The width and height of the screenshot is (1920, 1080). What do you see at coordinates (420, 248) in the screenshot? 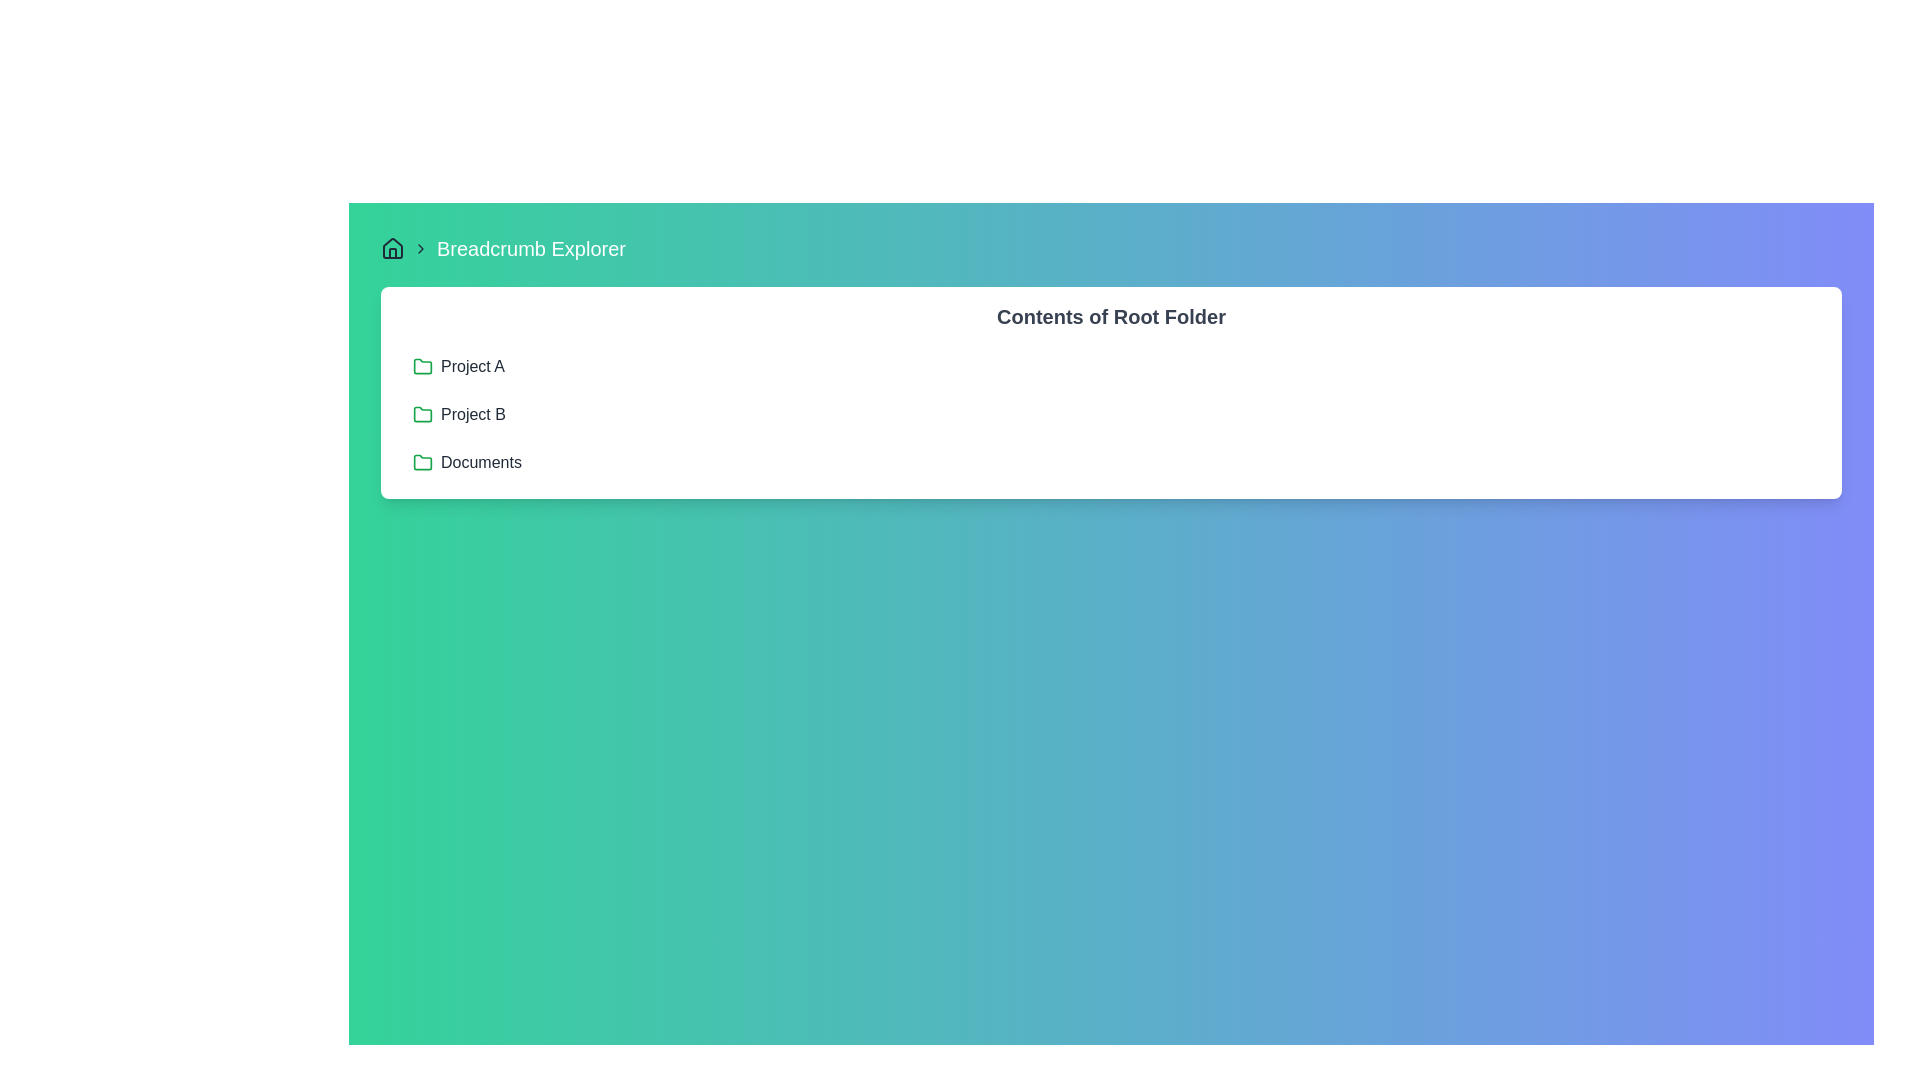
I see `the decorative chevron SVG icon in the breadcrumb navigation, which is located immediately to the right of the house icon and before the text 'Breadcrumb Explorer'` at bounding box center [420, 248].